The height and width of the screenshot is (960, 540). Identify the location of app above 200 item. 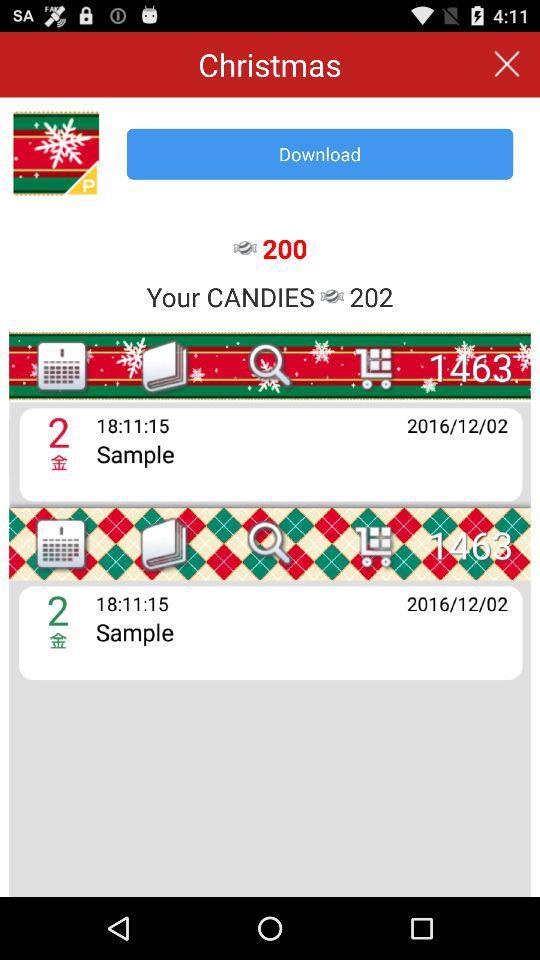
(320, 153).